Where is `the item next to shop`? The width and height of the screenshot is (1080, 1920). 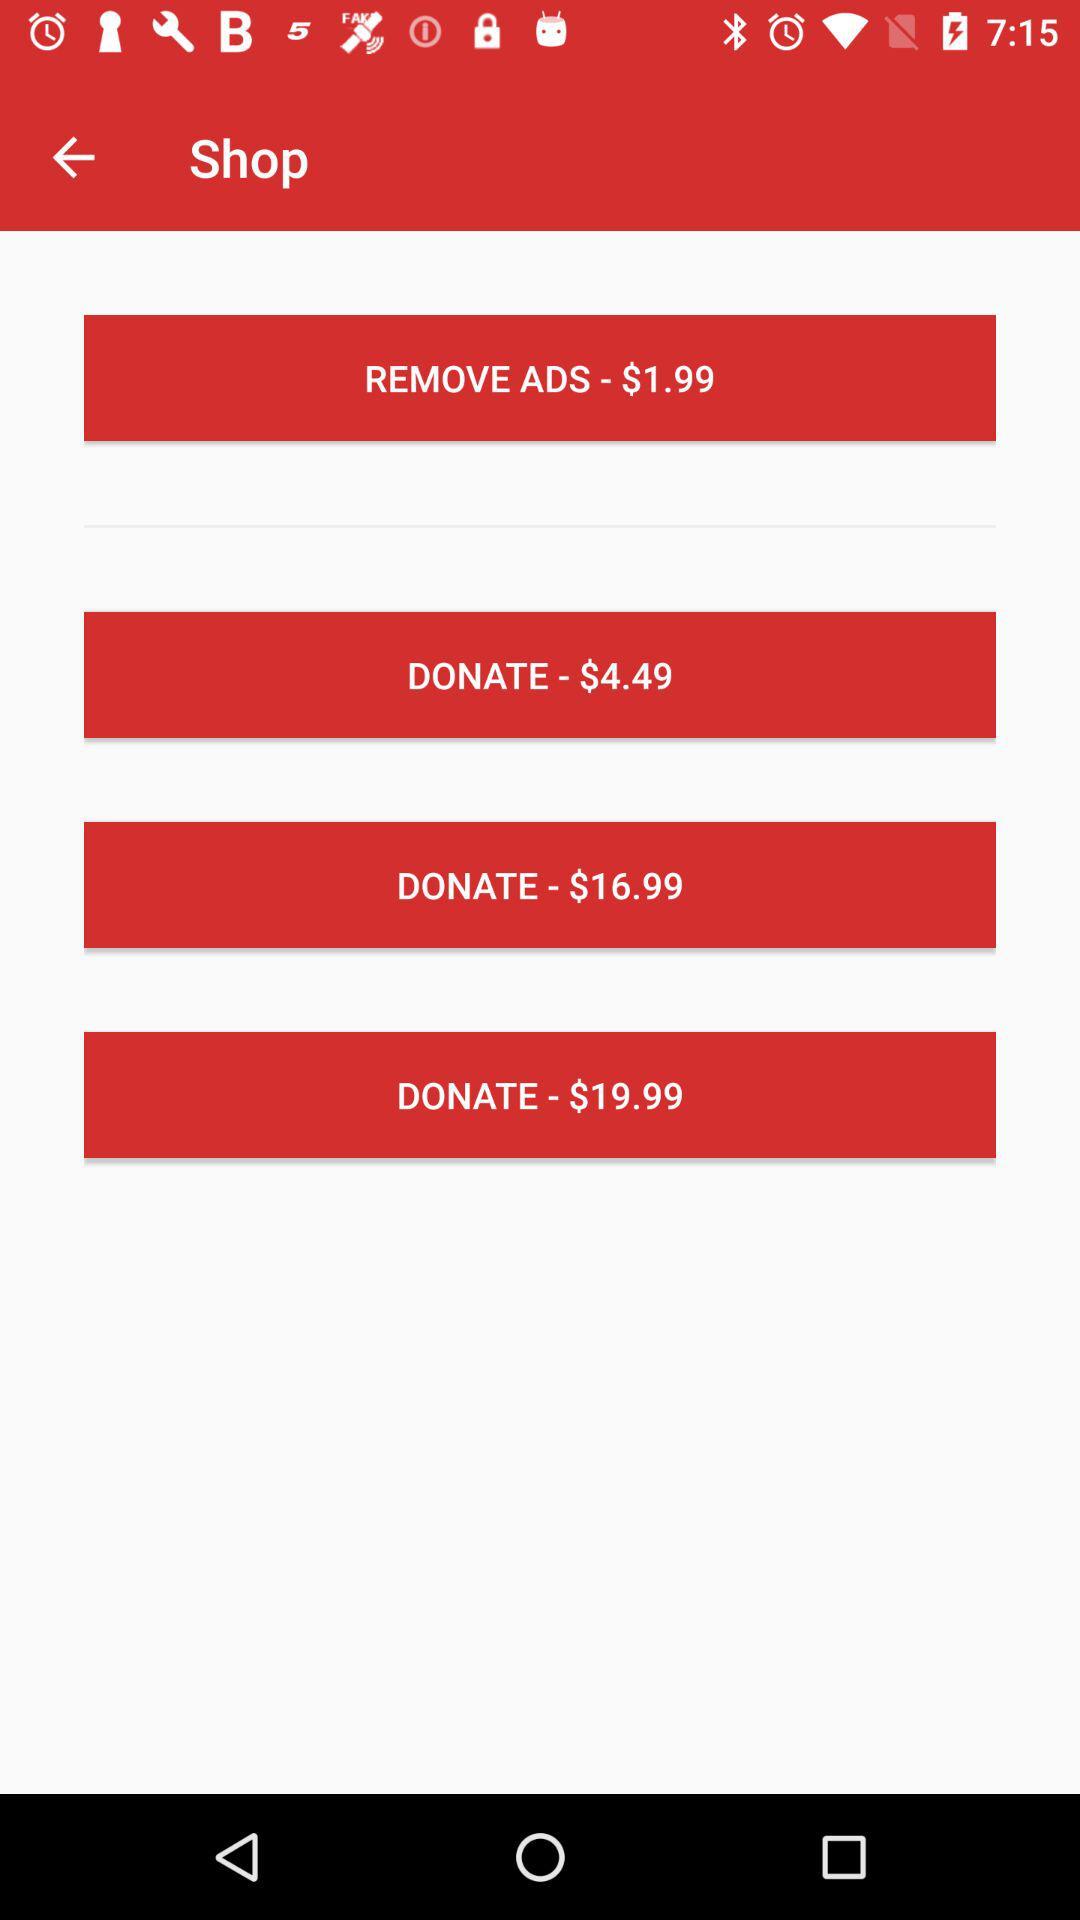
the item next to shop is located at coordinates (72, 156).